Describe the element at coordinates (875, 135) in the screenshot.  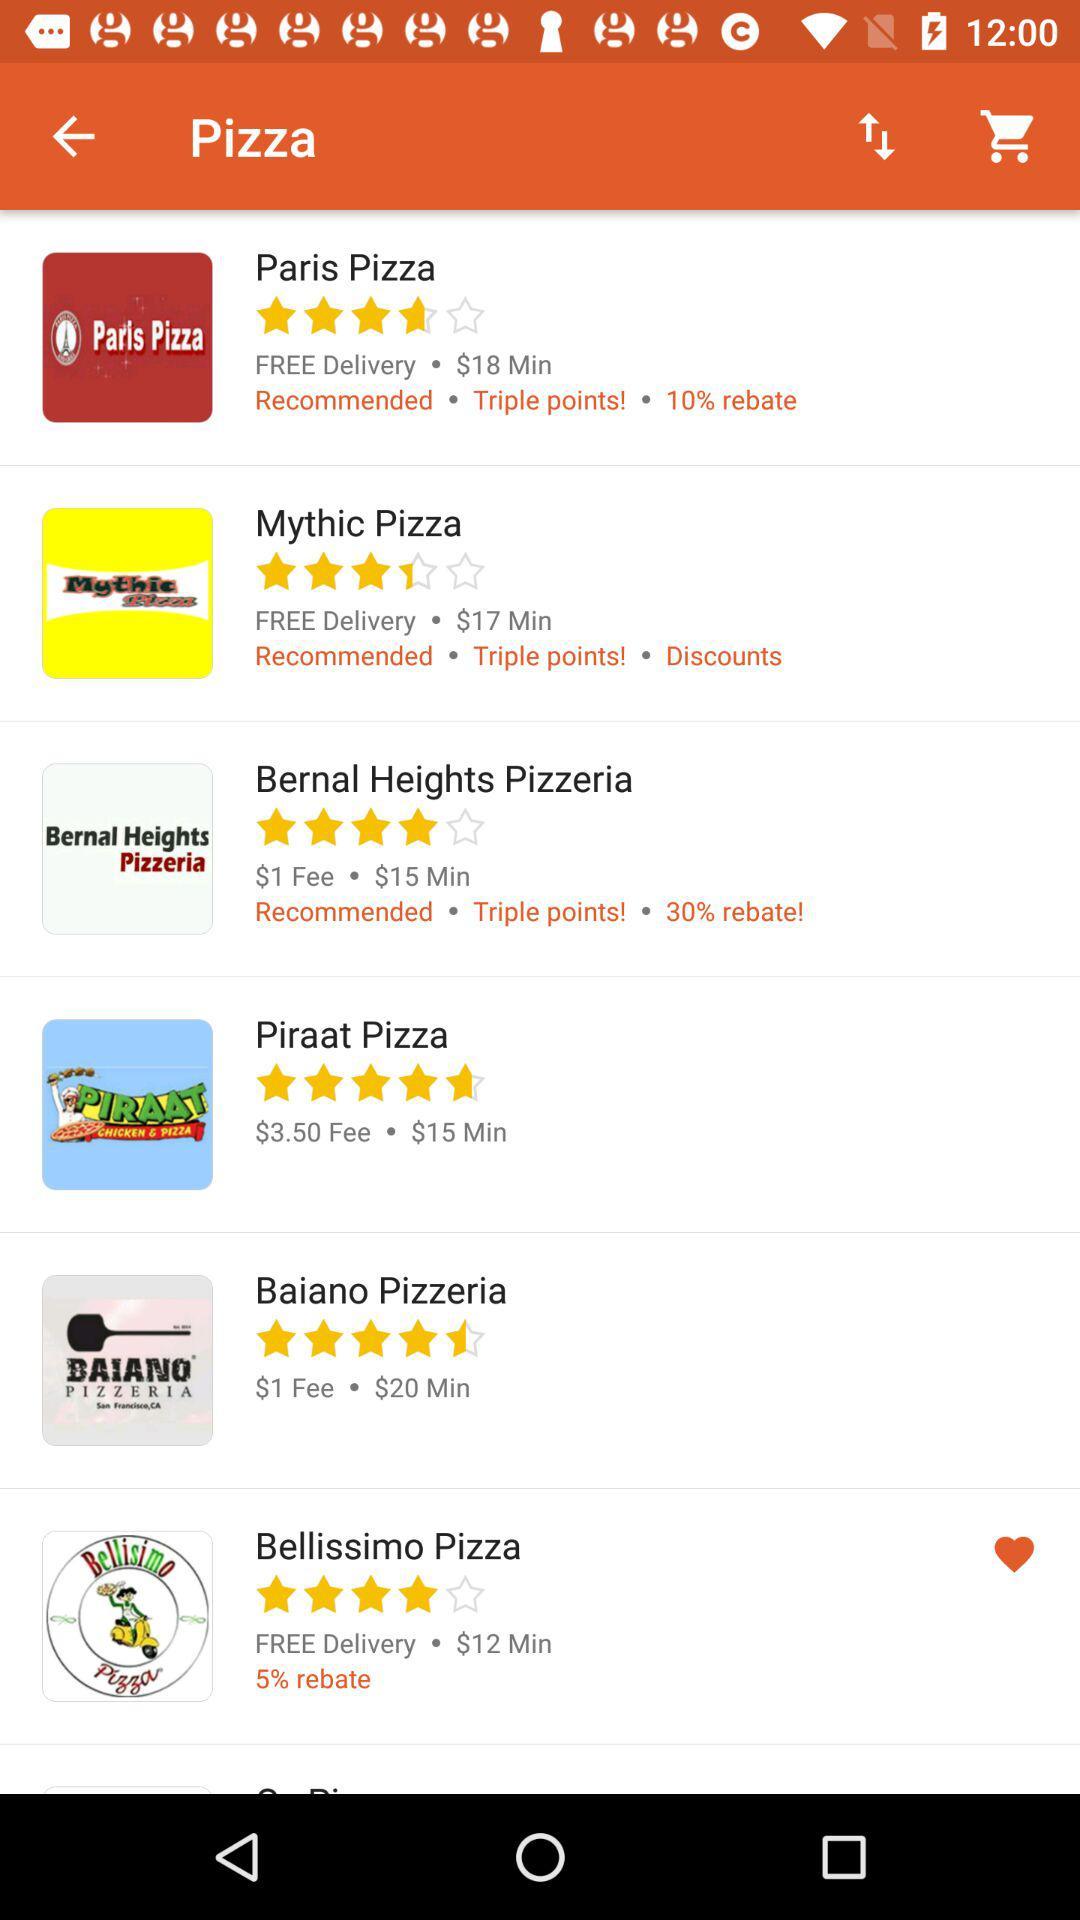
I see `item to the right of pizza` at that location.